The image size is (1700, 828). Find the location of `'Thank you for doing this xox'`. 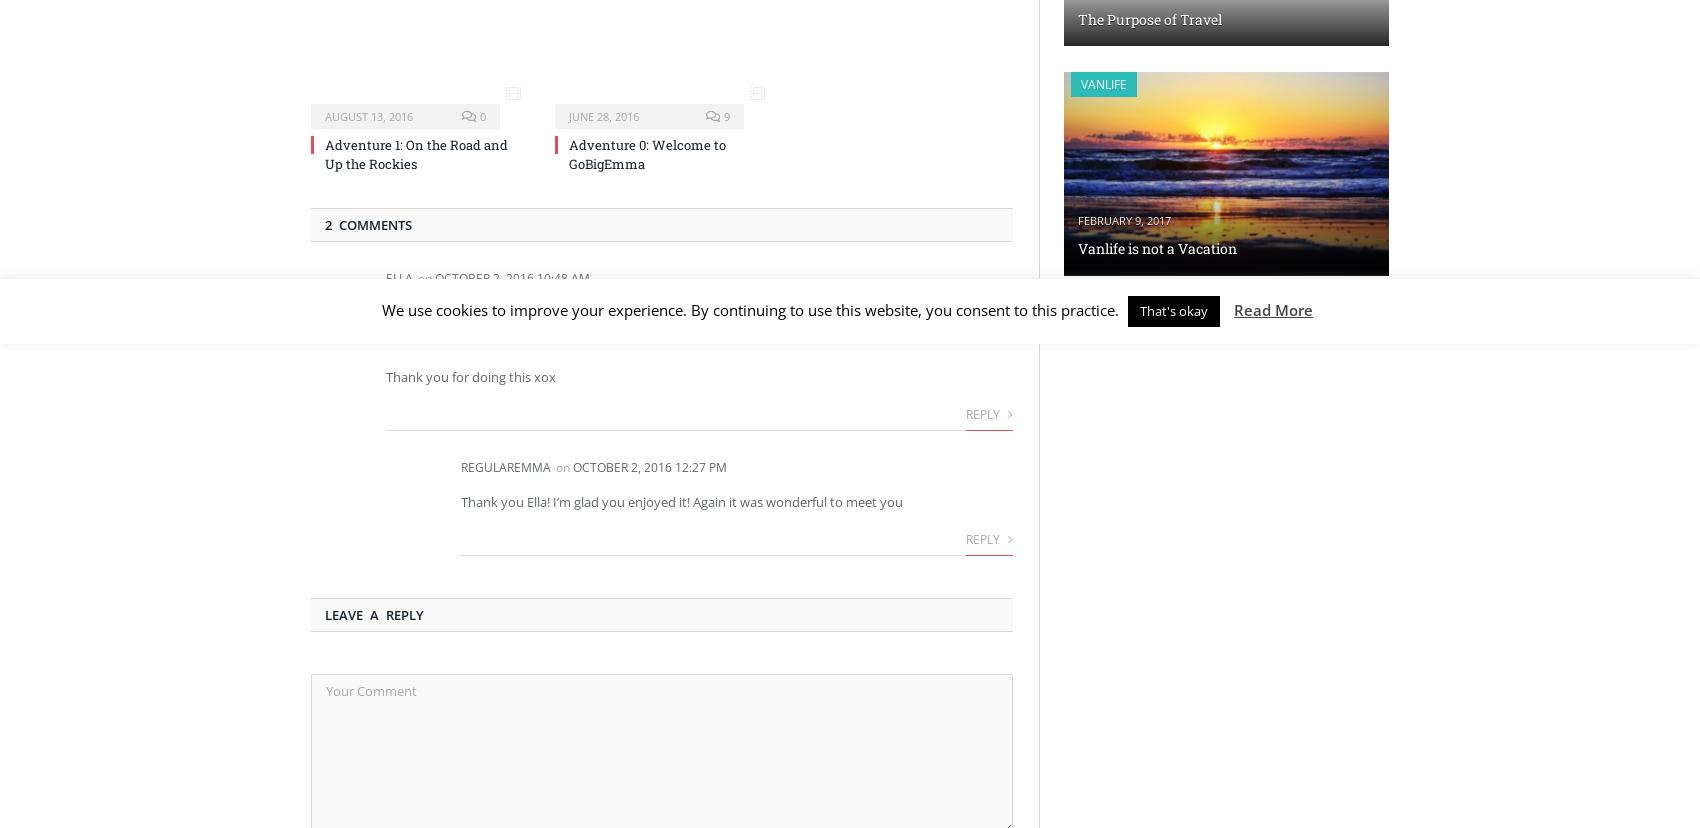

'Thank you for doing this xox' is located at coordinates (471, 375).